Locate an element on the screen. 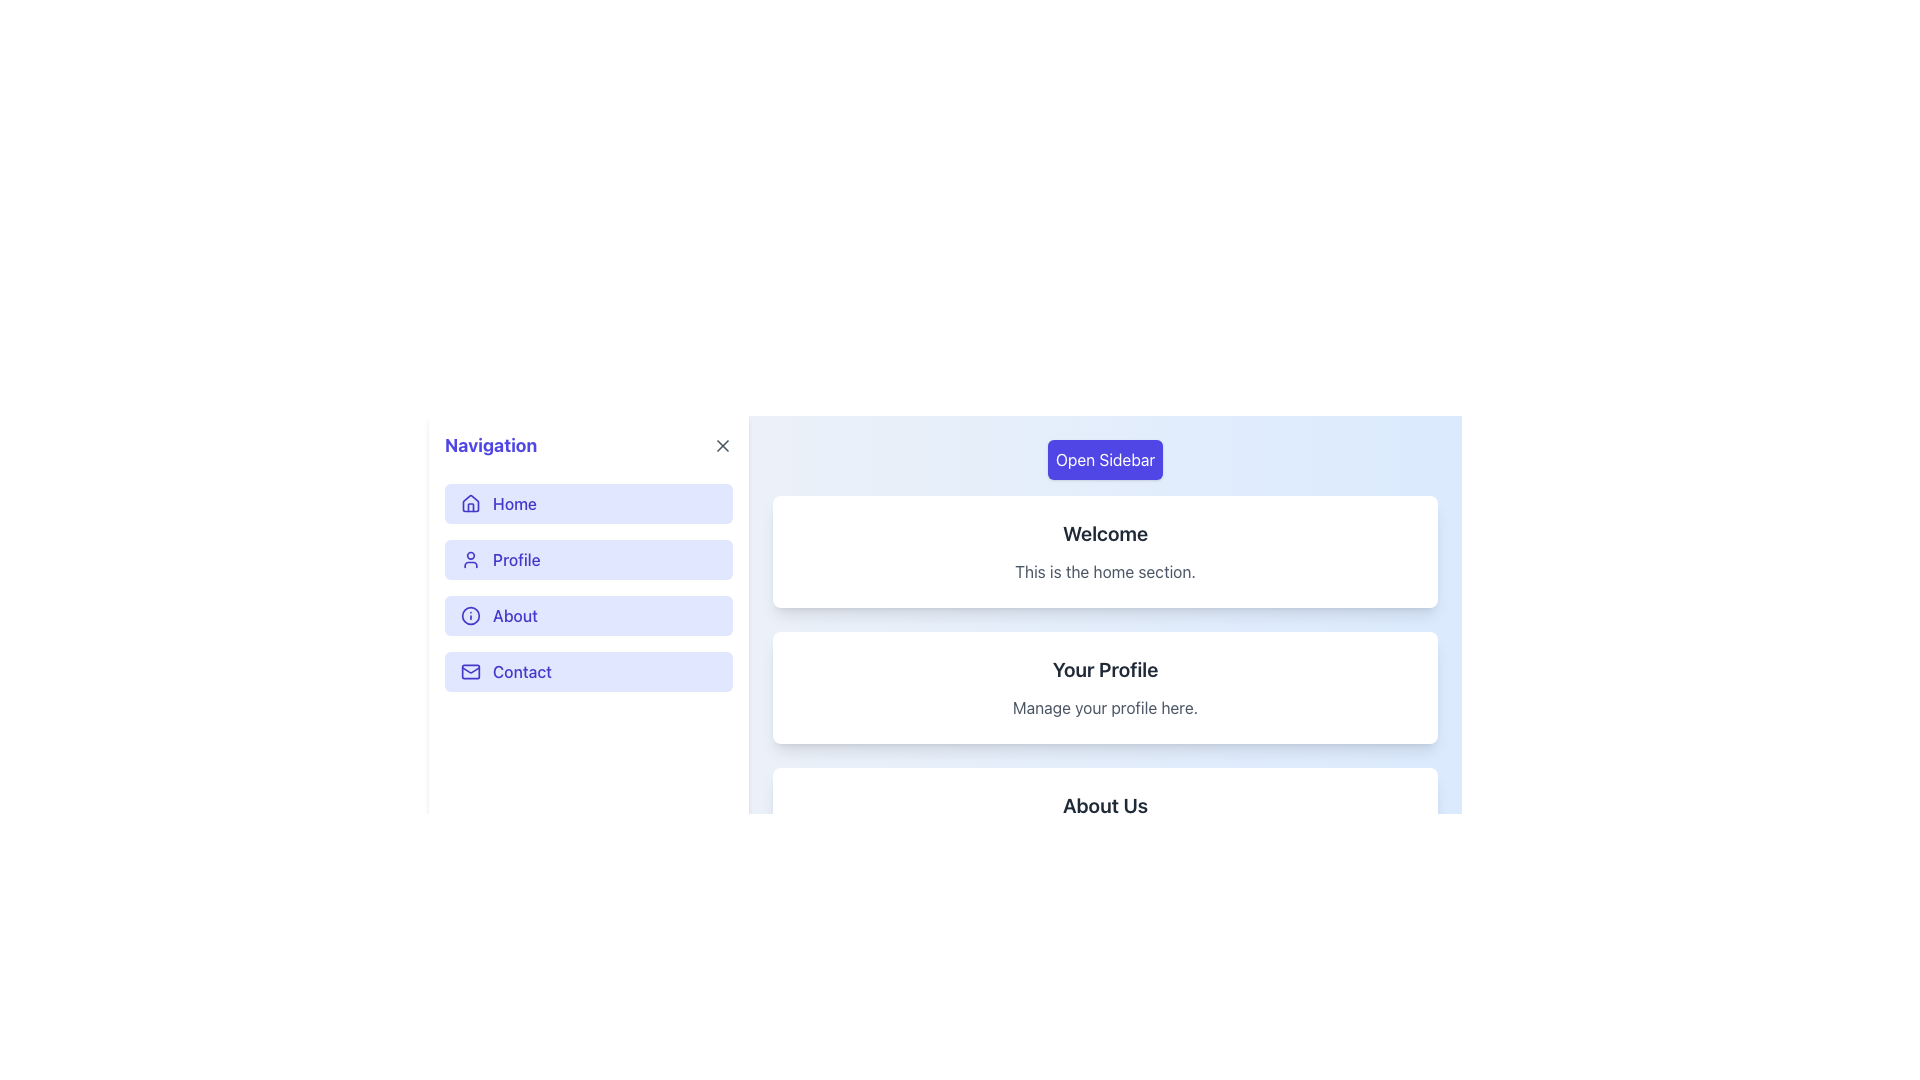  the informational text element that assists users in understanding their profile management, located beneath the 'Your Profile' heading is located at coordinates (1104, 707).